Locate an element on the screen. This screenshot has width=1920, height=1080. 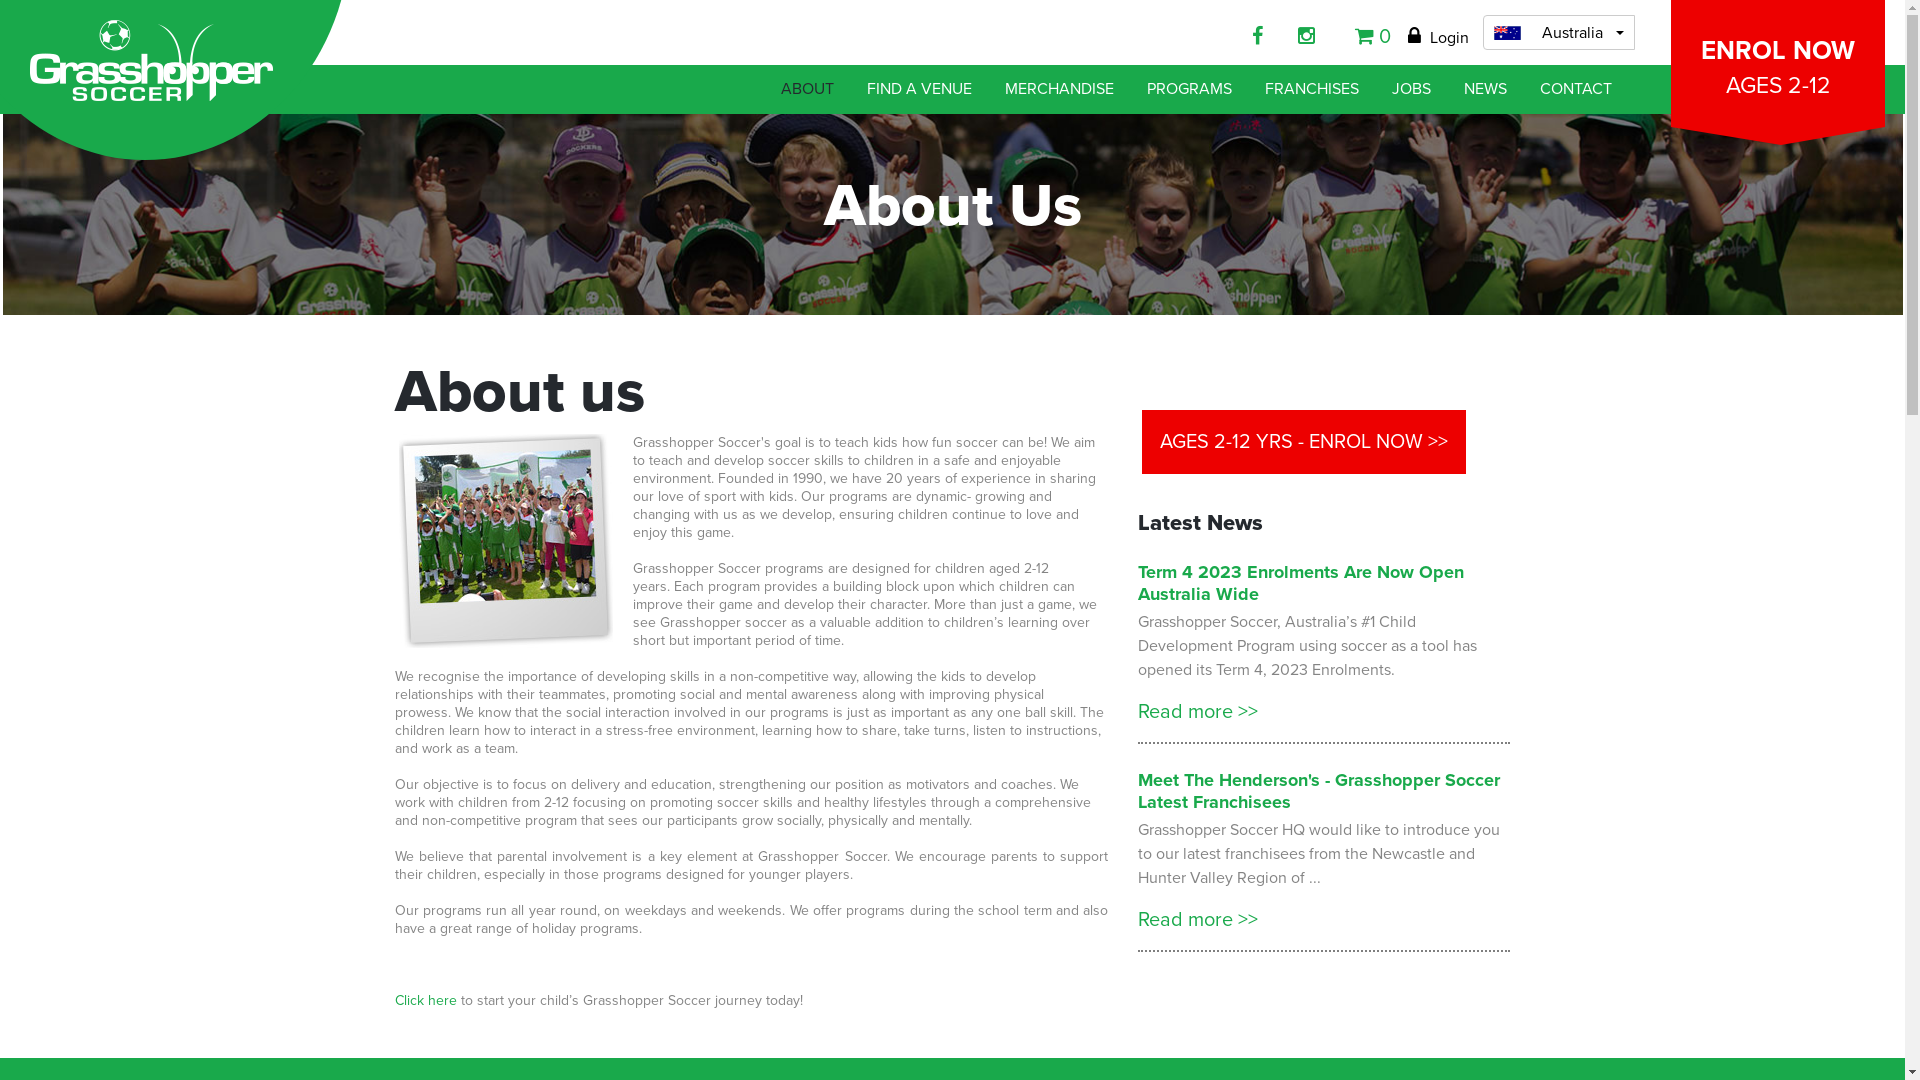
'ENROL NOW is located at coordinates (1777, 62).